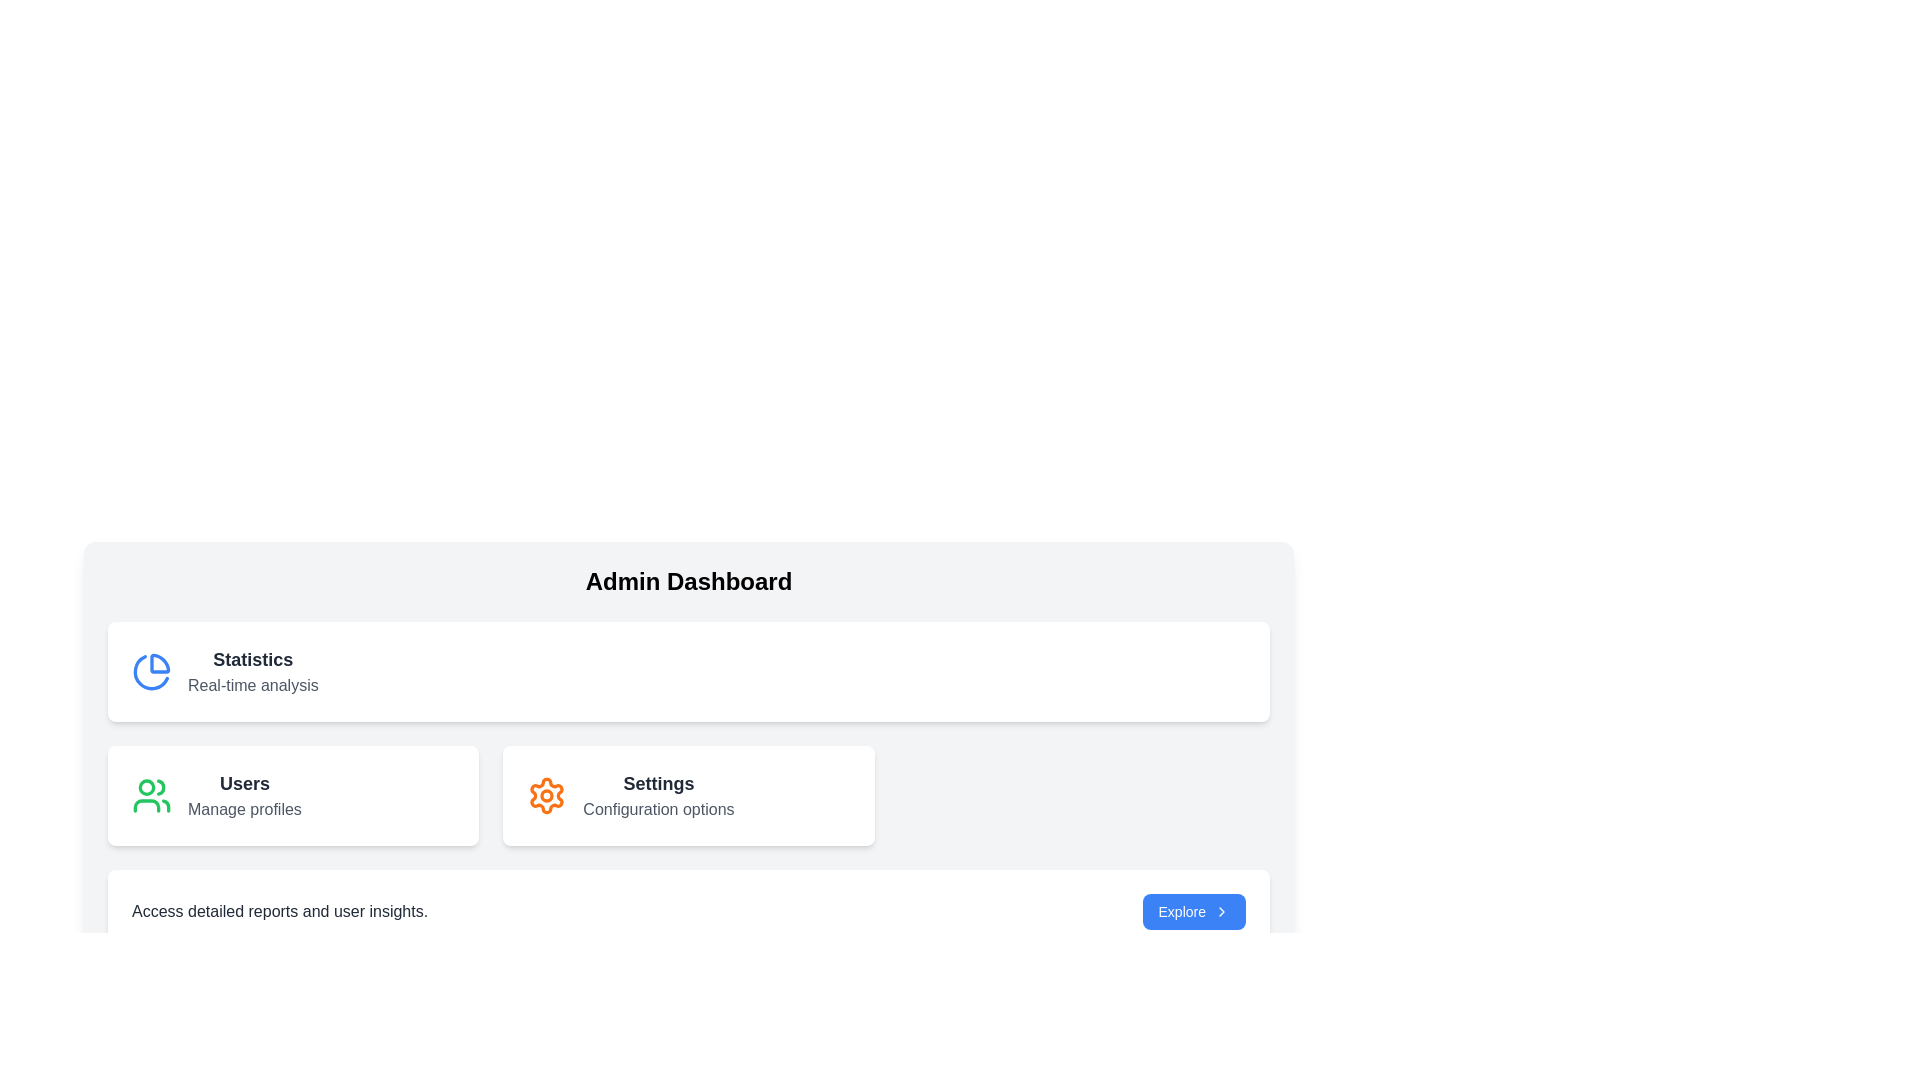  Describe the element at coordinates (243, 794) in the screenshot. I see `text element displaying 'Users' and 'Manage profiles', which is located centrally in a rectangular white card on the left side of the second row, below a green users icon` at that location.